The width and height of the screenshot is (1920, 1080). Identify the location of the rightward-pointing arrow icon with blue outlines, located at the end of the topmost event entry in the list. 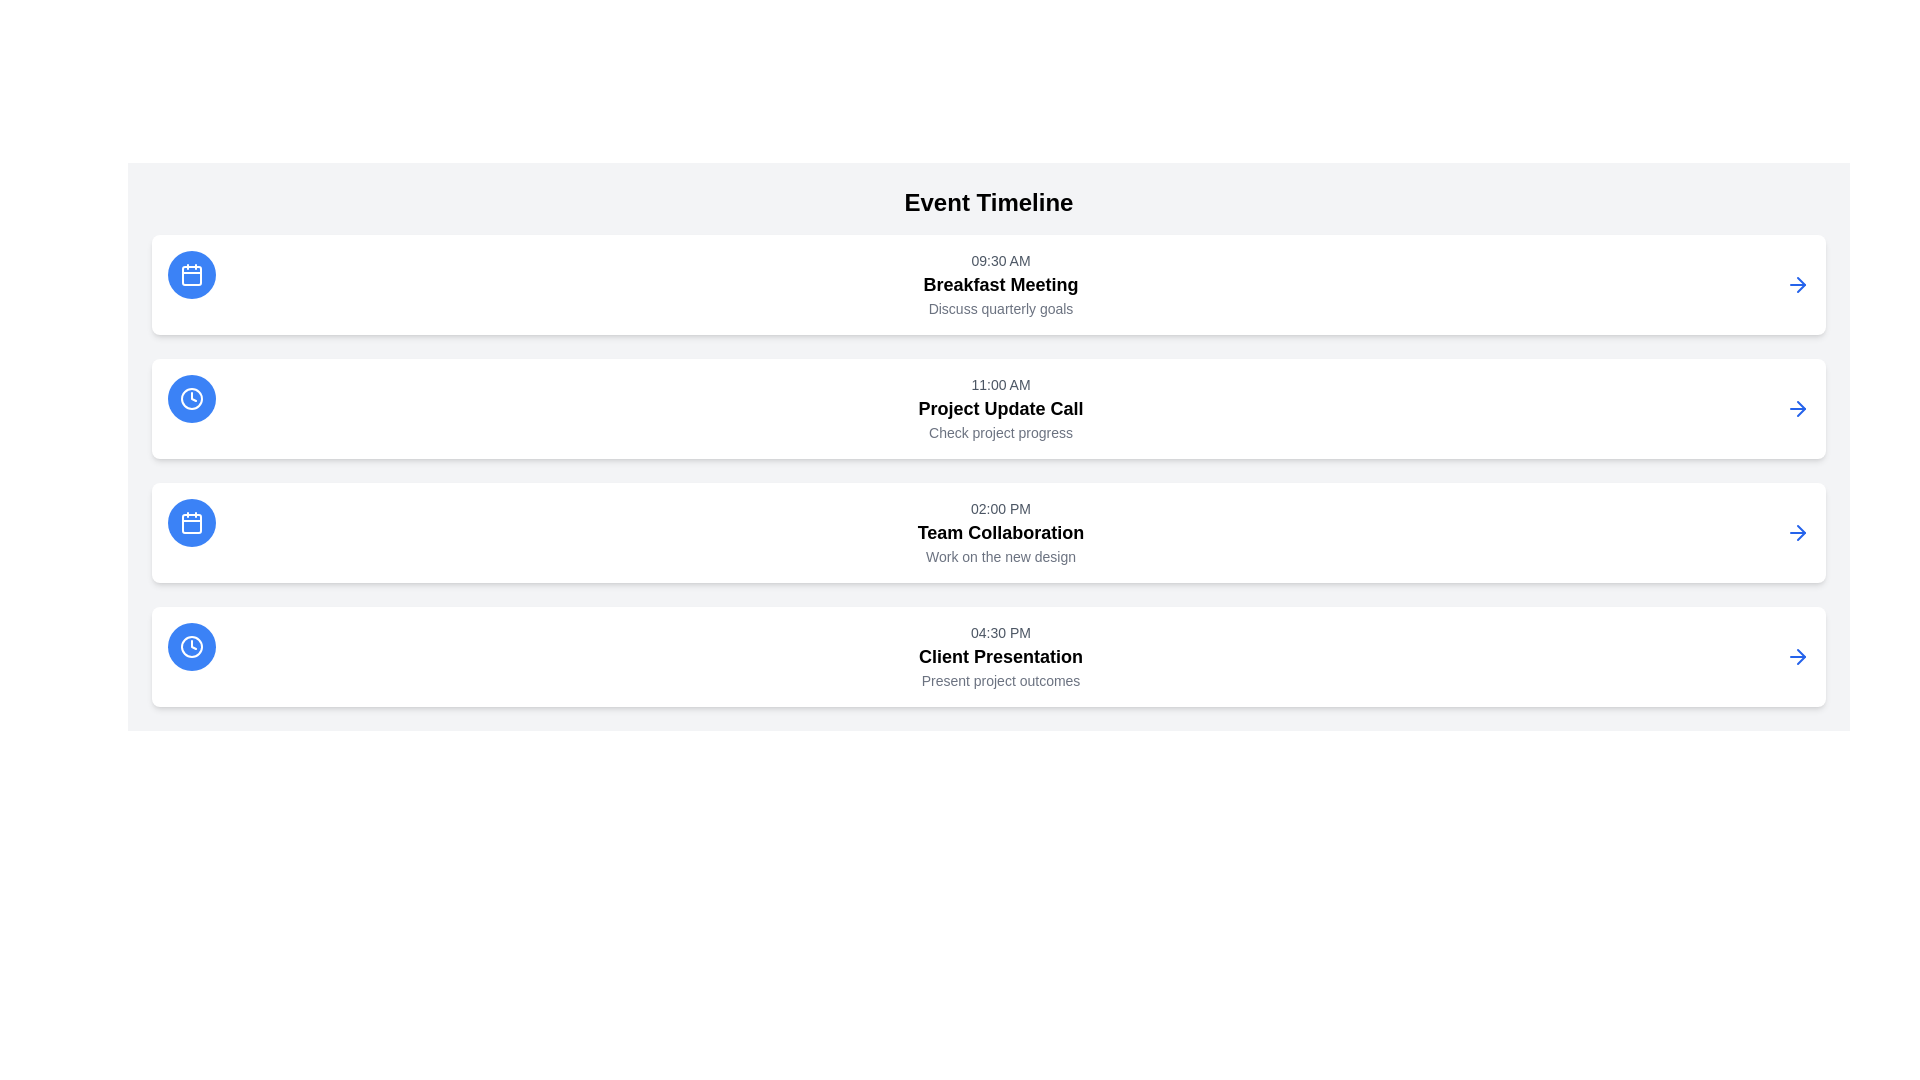
(1798, 285).